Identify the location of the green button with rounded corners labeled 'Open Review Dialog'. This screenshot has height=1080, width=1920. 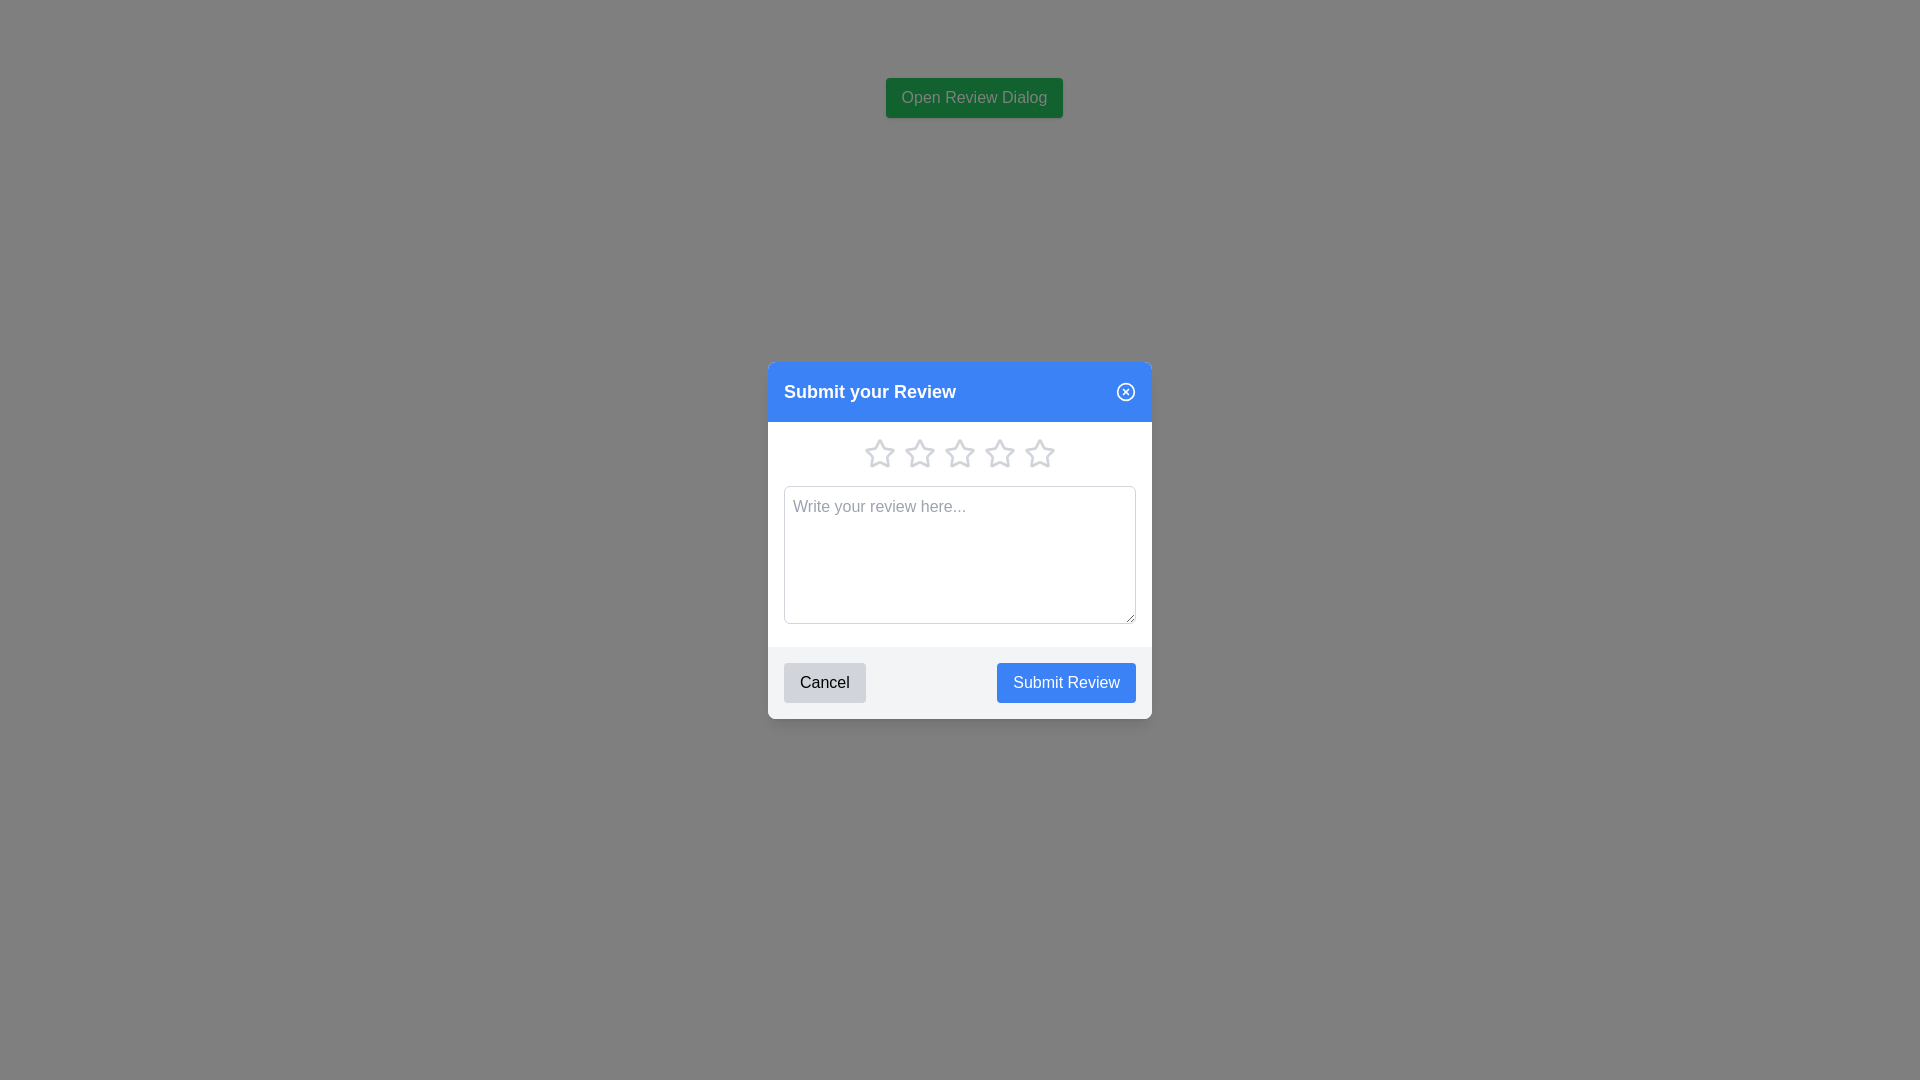
(974, 97).